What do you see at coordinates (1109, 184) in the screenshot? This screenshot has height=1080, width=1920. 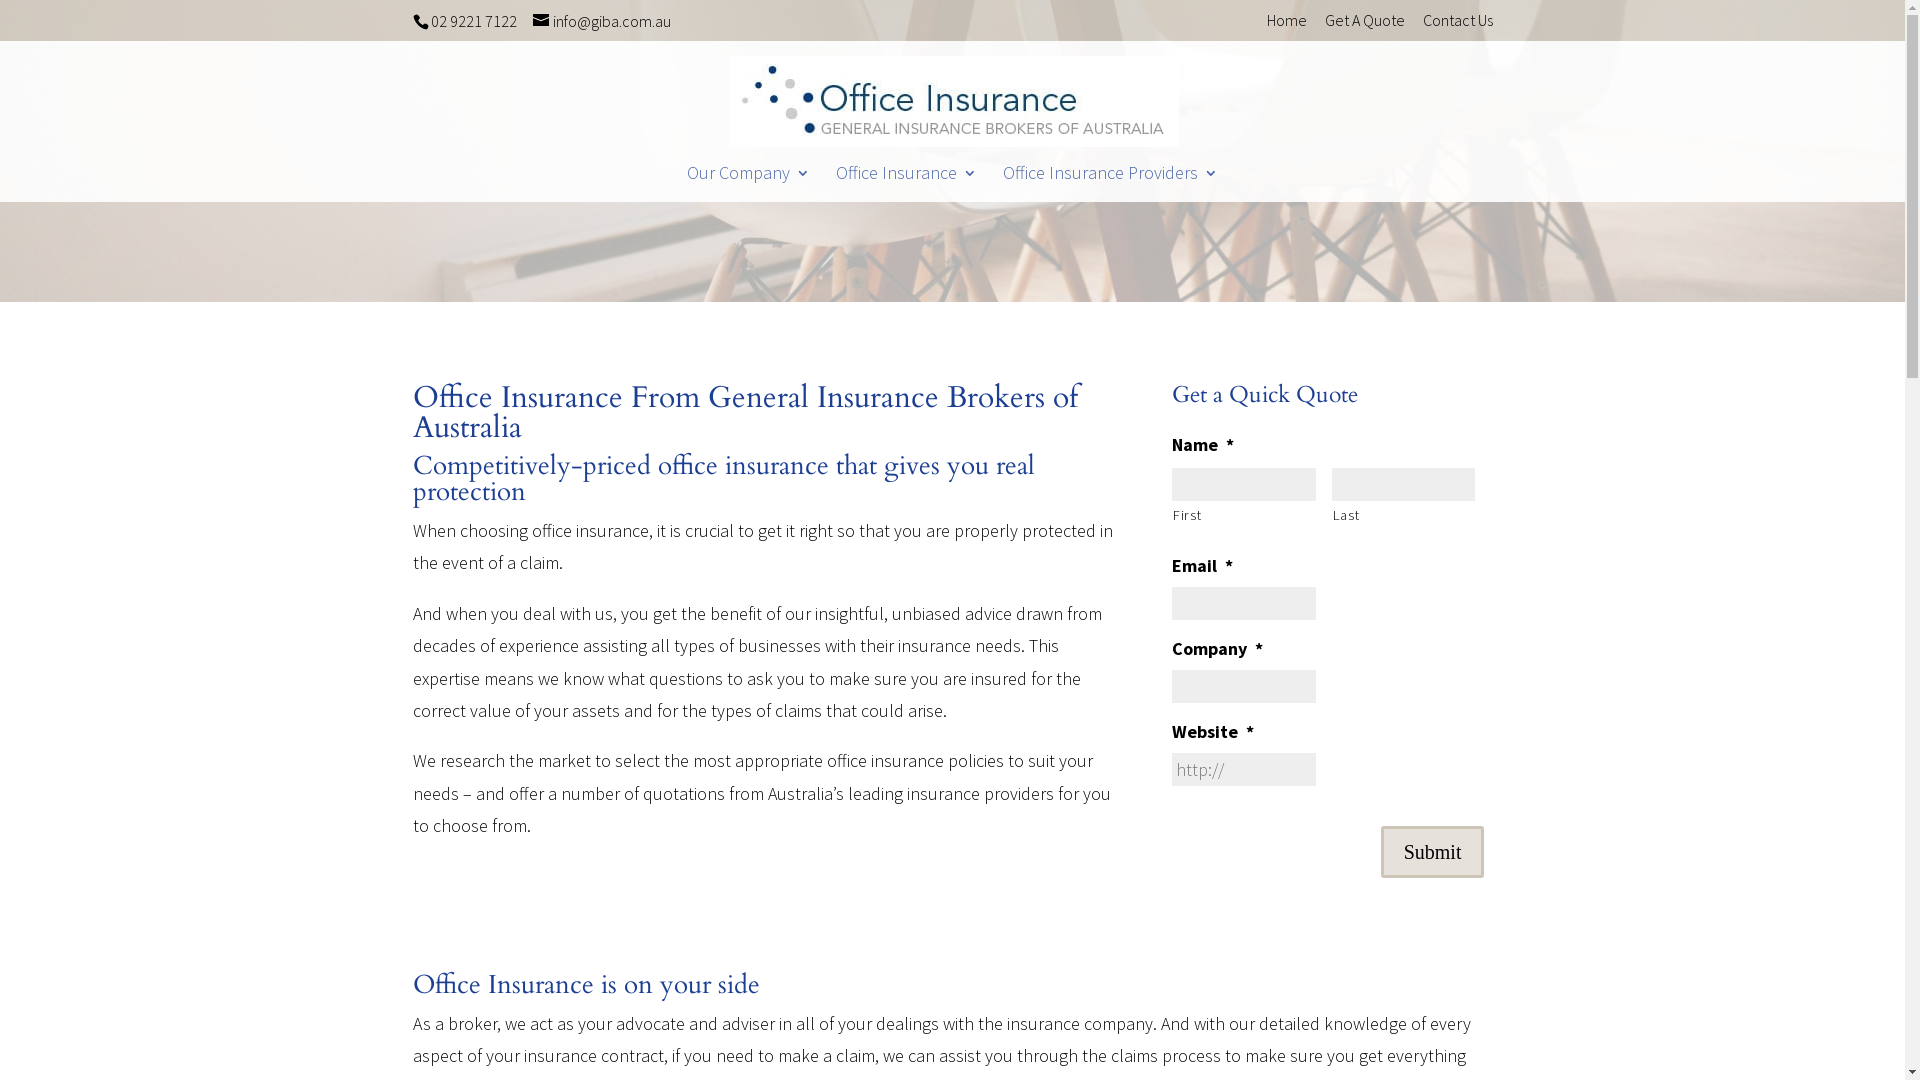 I see `'Office Insurance Providers'` at bounding box center [1109, 184].